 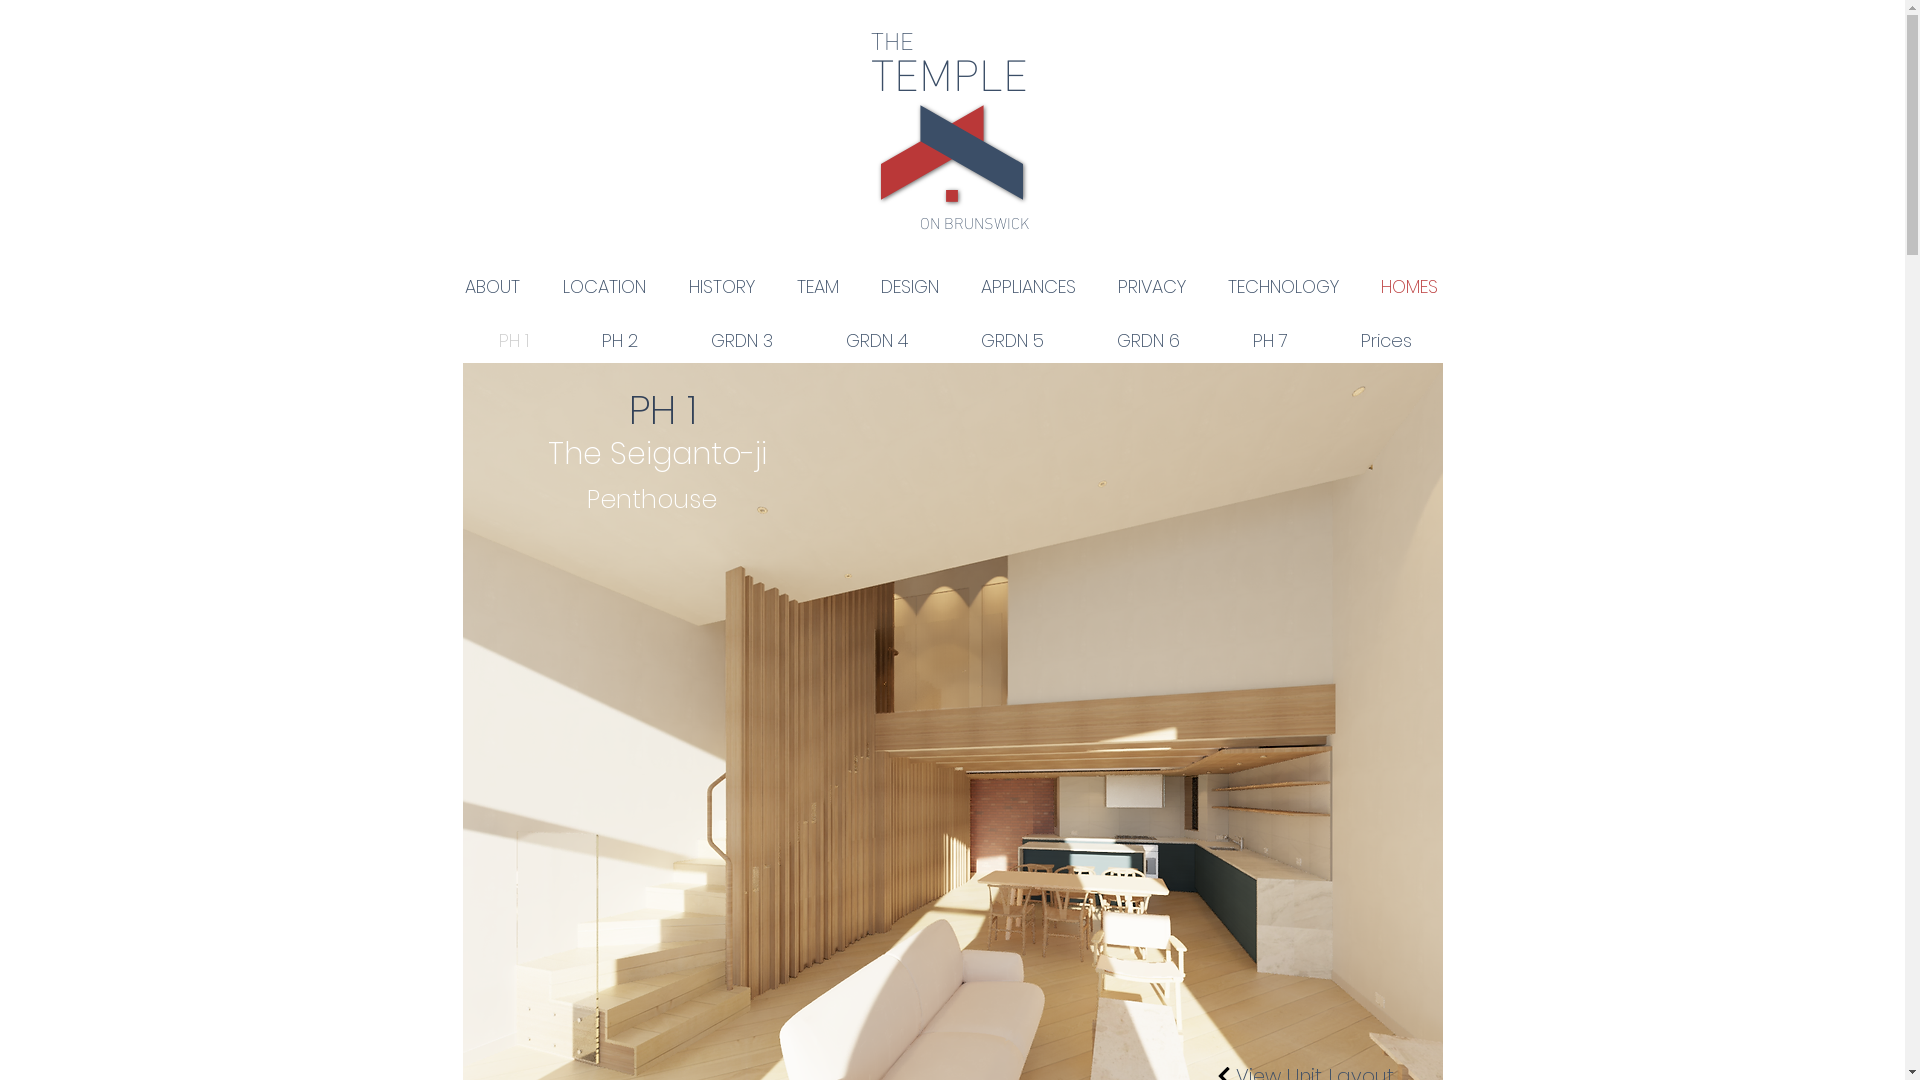 What do you see at coordinates (909, 286) in the screenshot?
I see `'DESIGN'` at bounding box center [909, 286].